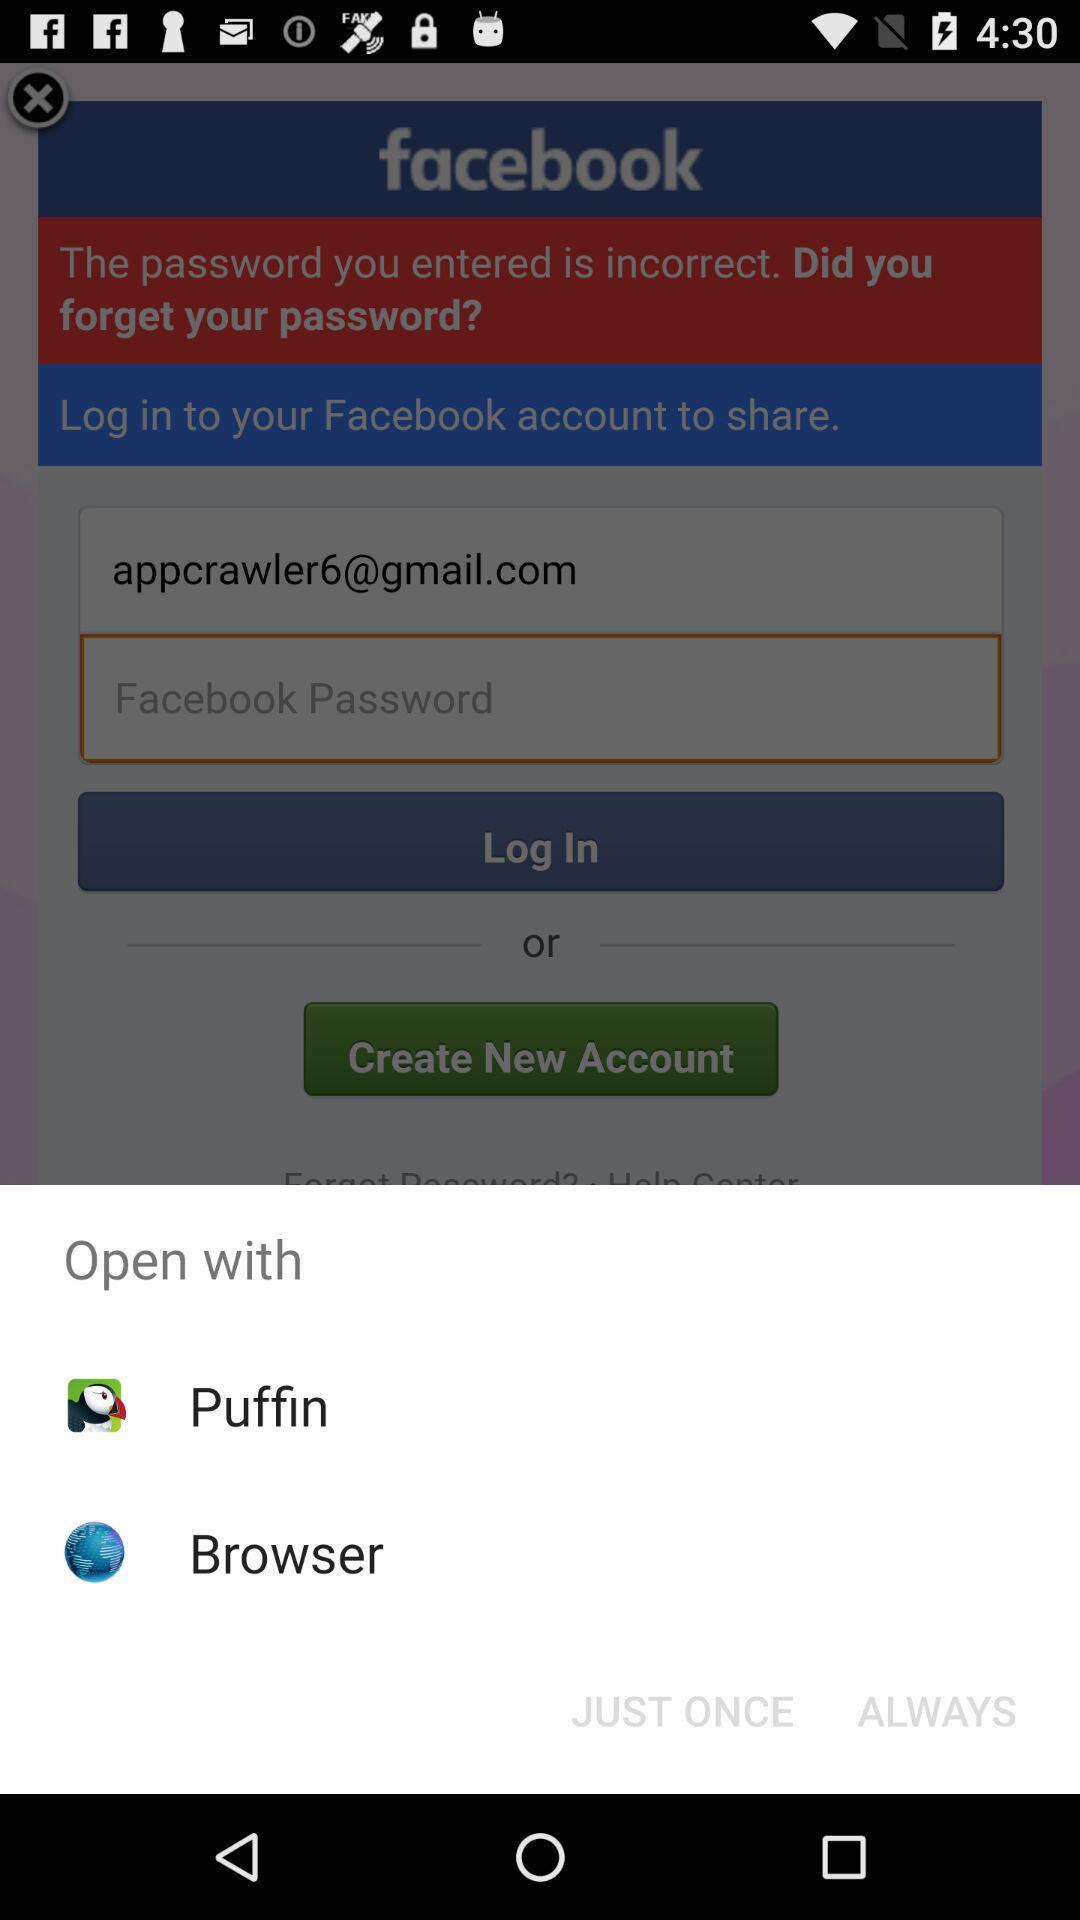 This screenshot has width=1080, height=1920. What do you see at coordinates (937, 1708) in the screenshot?
I see `always item` at bounding box center [937, 1708].